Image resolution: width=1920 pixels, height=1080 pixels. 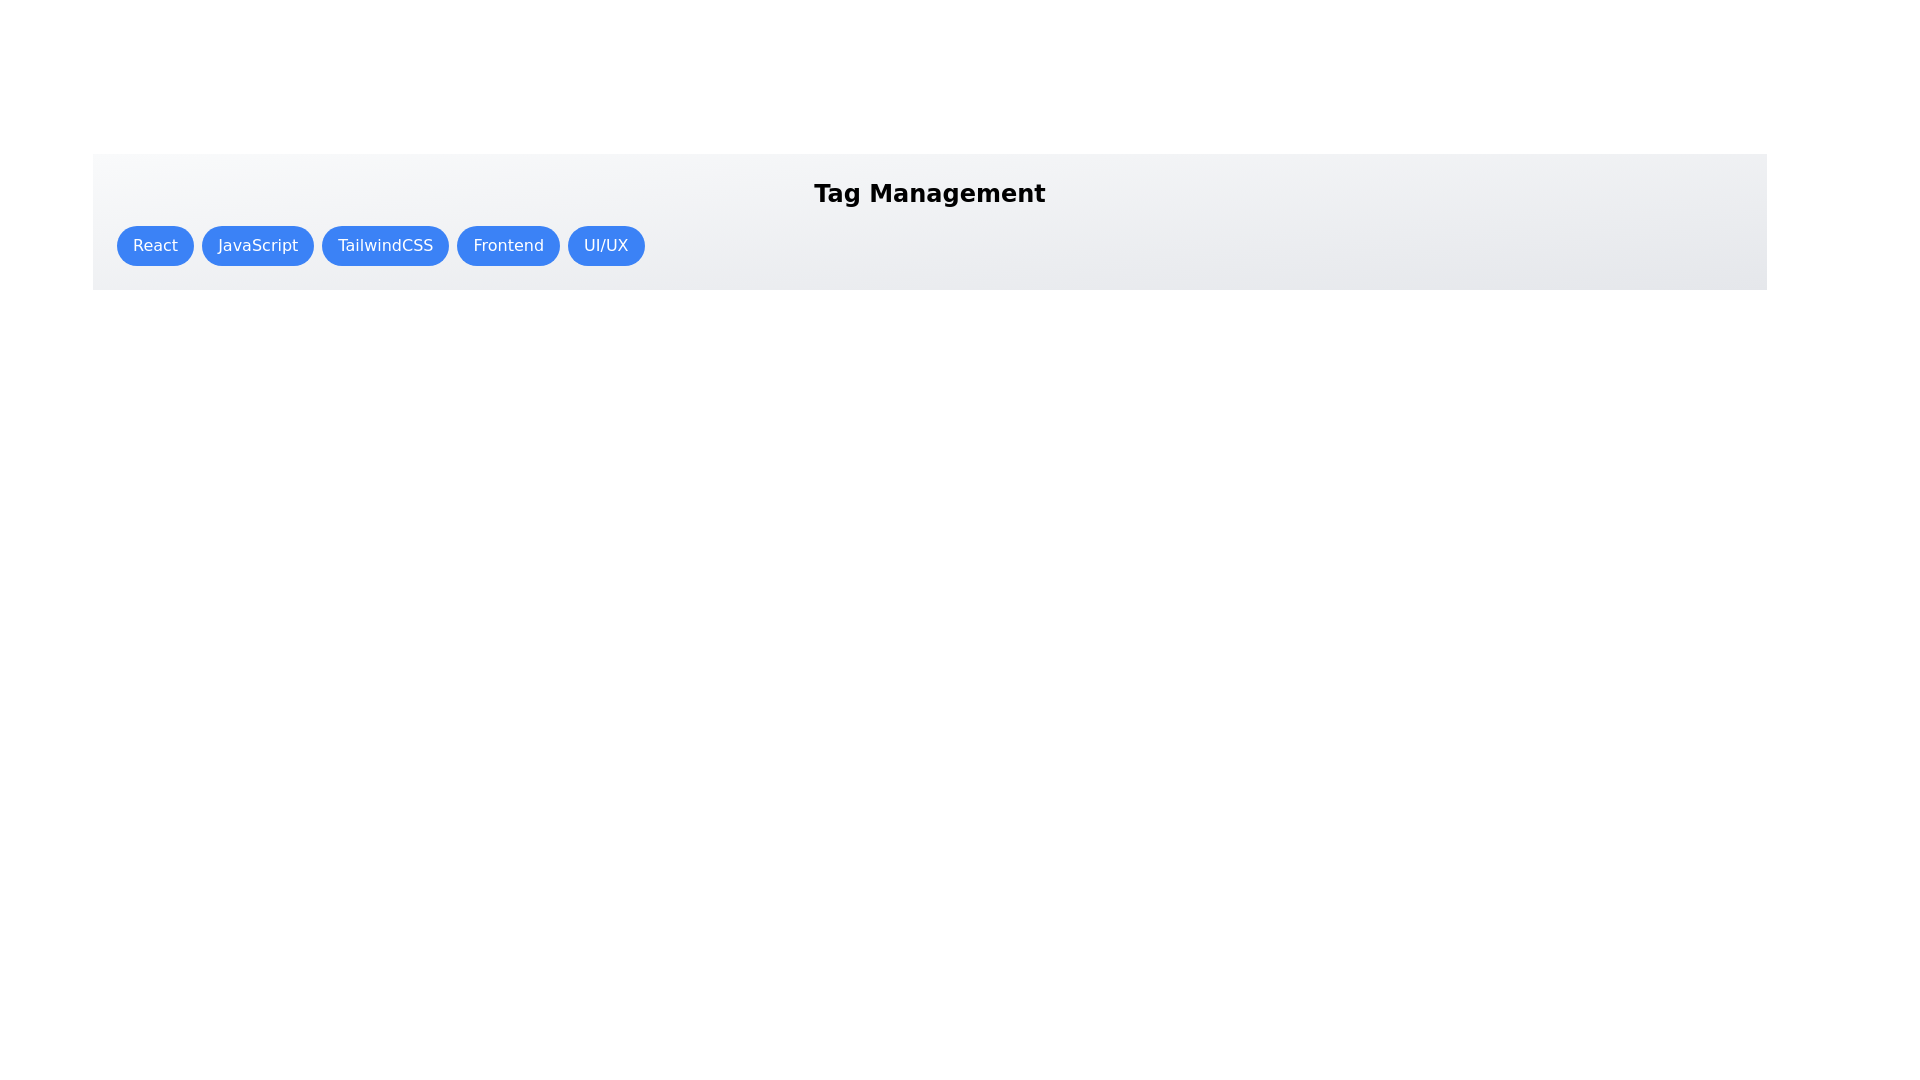 What do you see at coordinates (385, 245) in the screenshot?
I see `the tag button labeled TailwindCSS` at bounding box center [385, 245].